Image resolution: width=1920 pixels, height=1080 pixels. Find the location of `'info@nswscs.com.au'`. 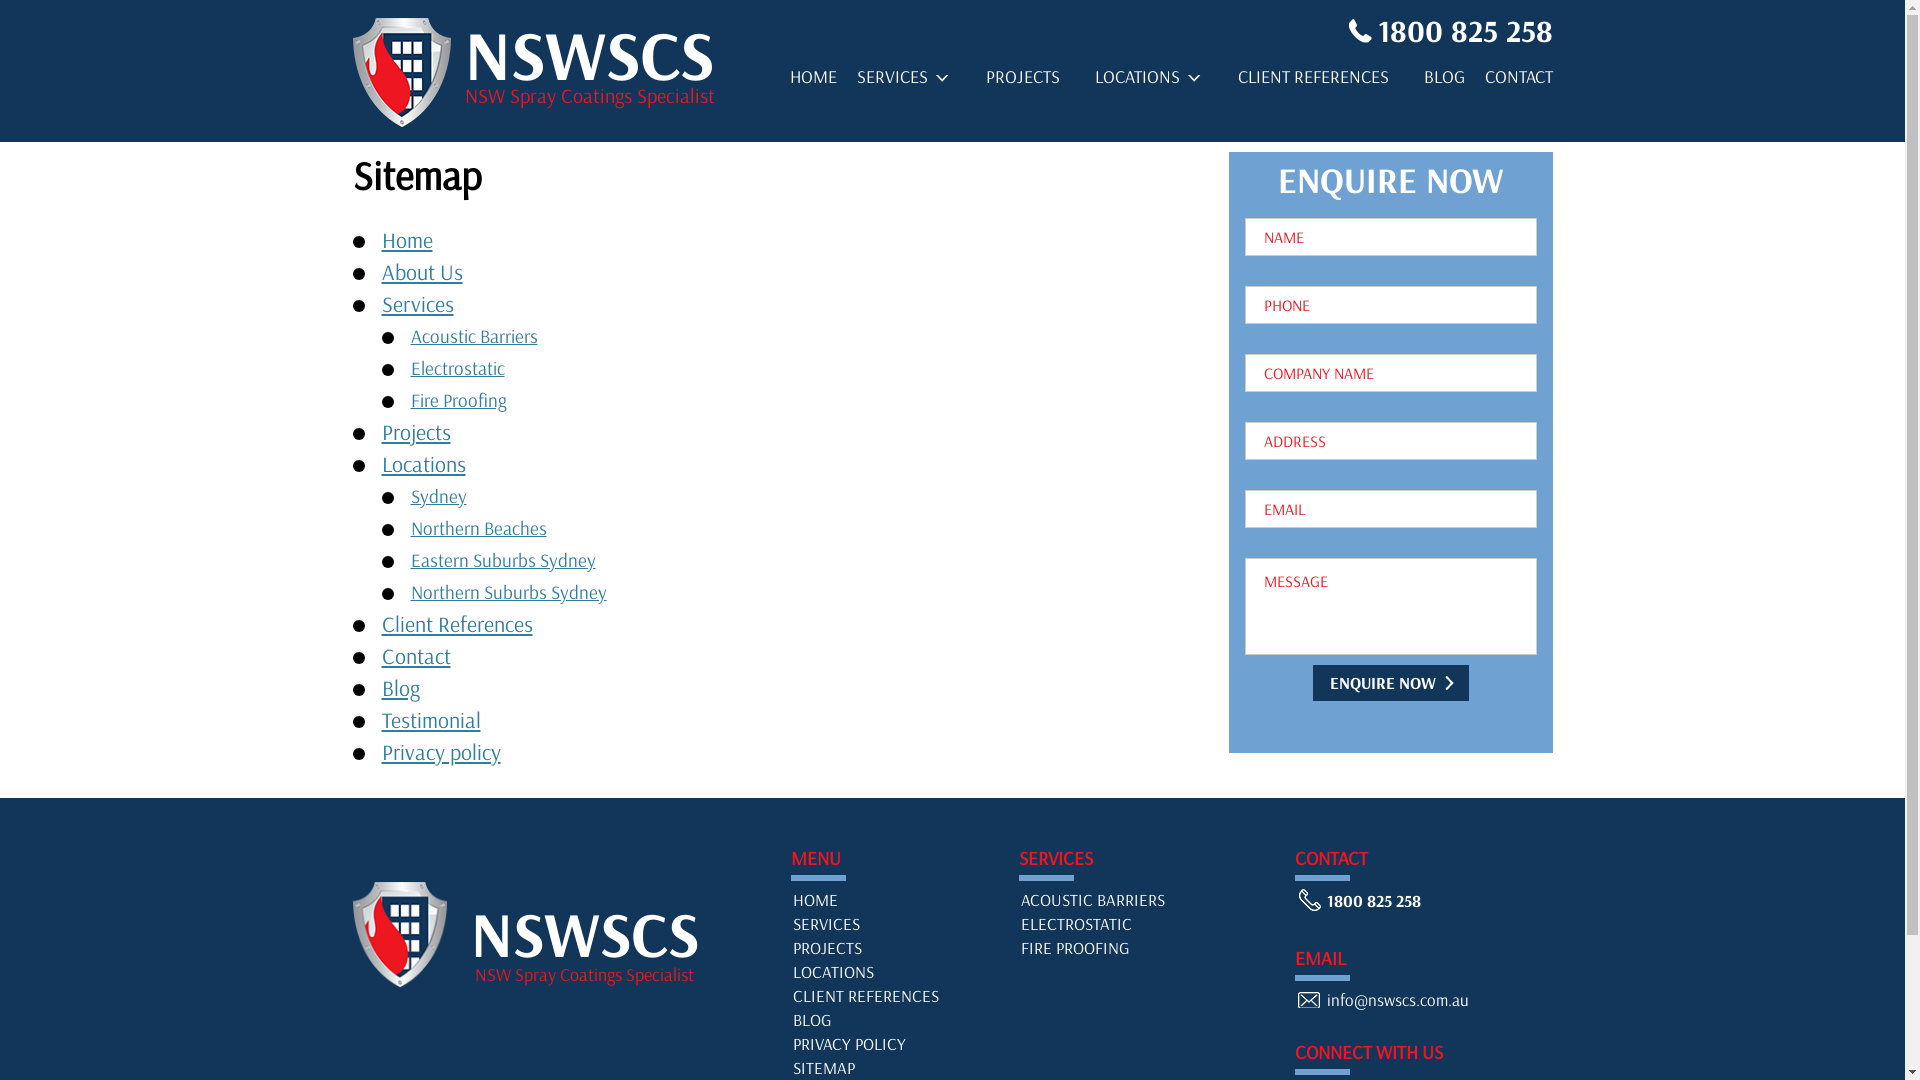

'info@nswscs.com.au' is located at coordinates (1296, 1001).